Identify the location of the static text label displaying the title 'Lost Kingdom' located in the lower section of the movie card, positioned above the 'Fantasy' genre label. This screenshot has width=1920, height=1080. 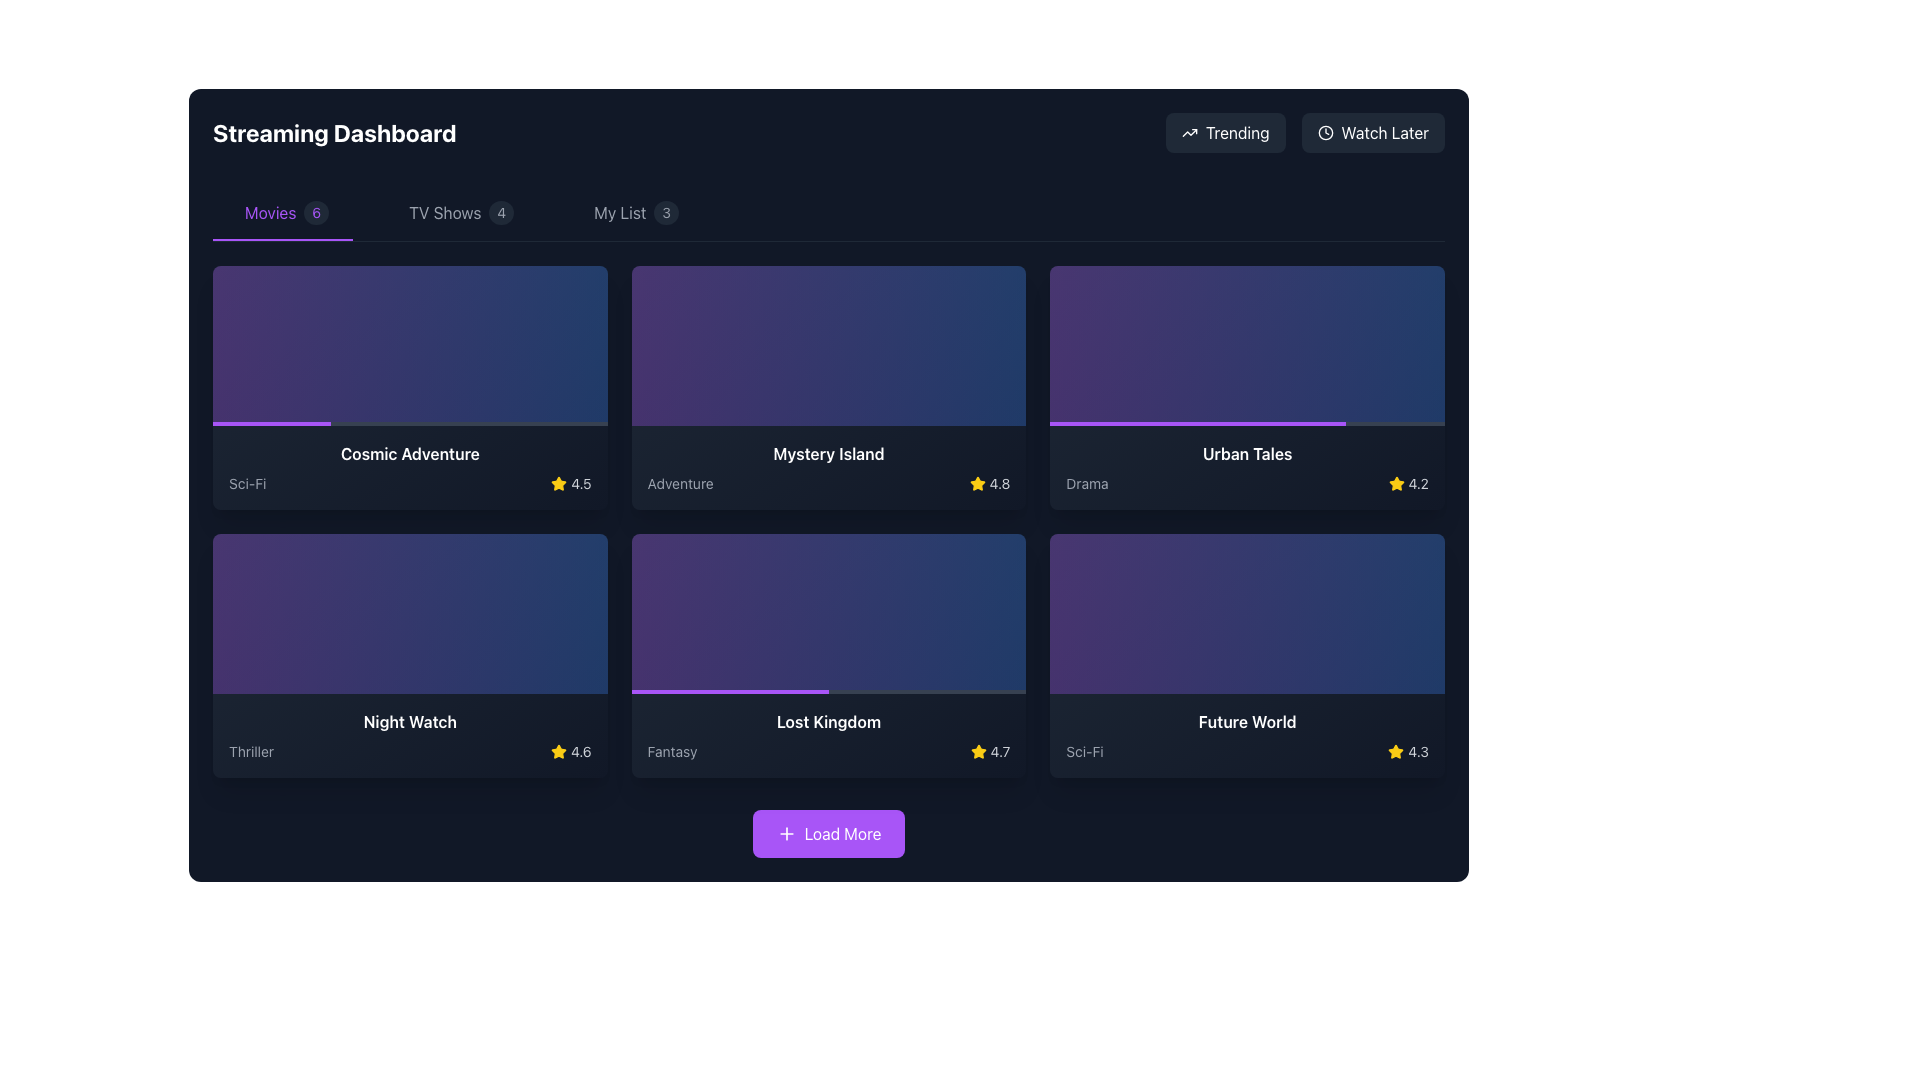
(829, 721).